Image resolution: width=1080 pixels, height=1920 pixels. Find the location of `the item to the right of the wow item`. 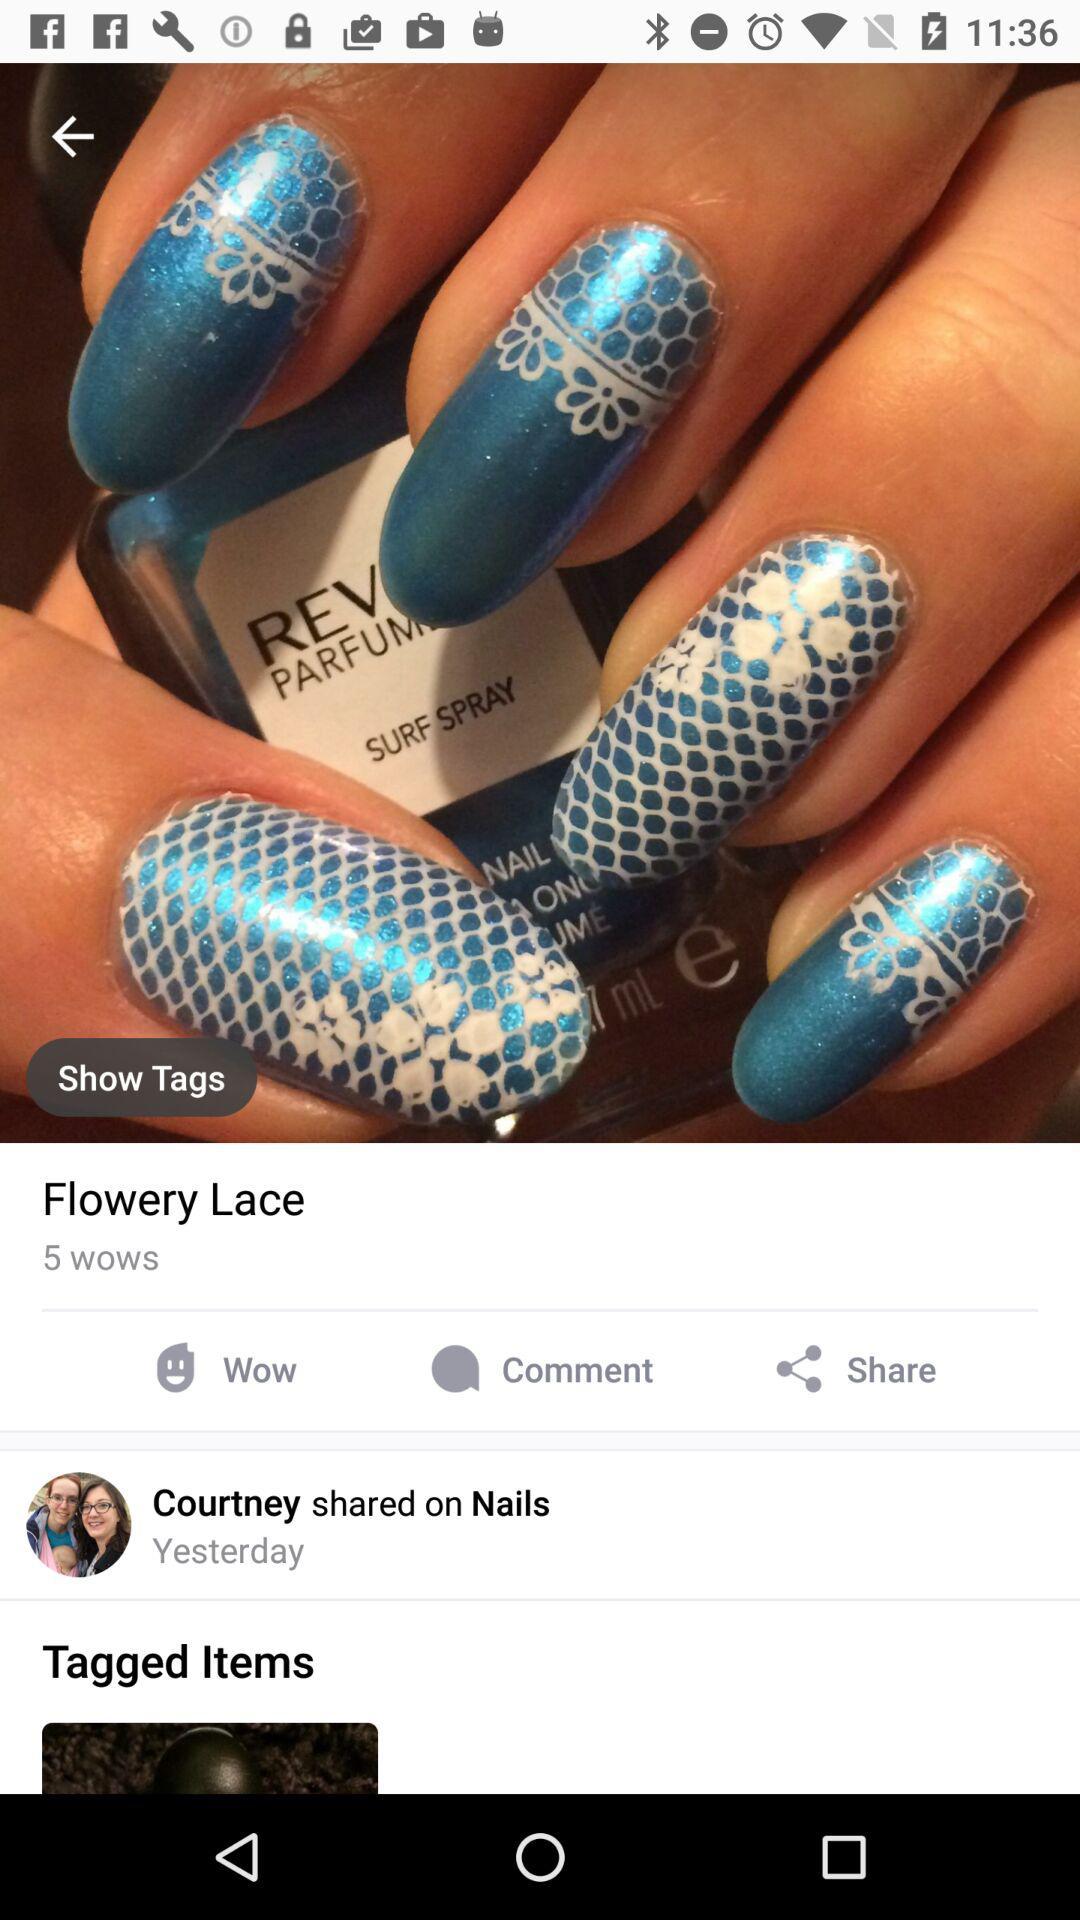

the item to the right of the wow item is located at coordinates (537, 1368).